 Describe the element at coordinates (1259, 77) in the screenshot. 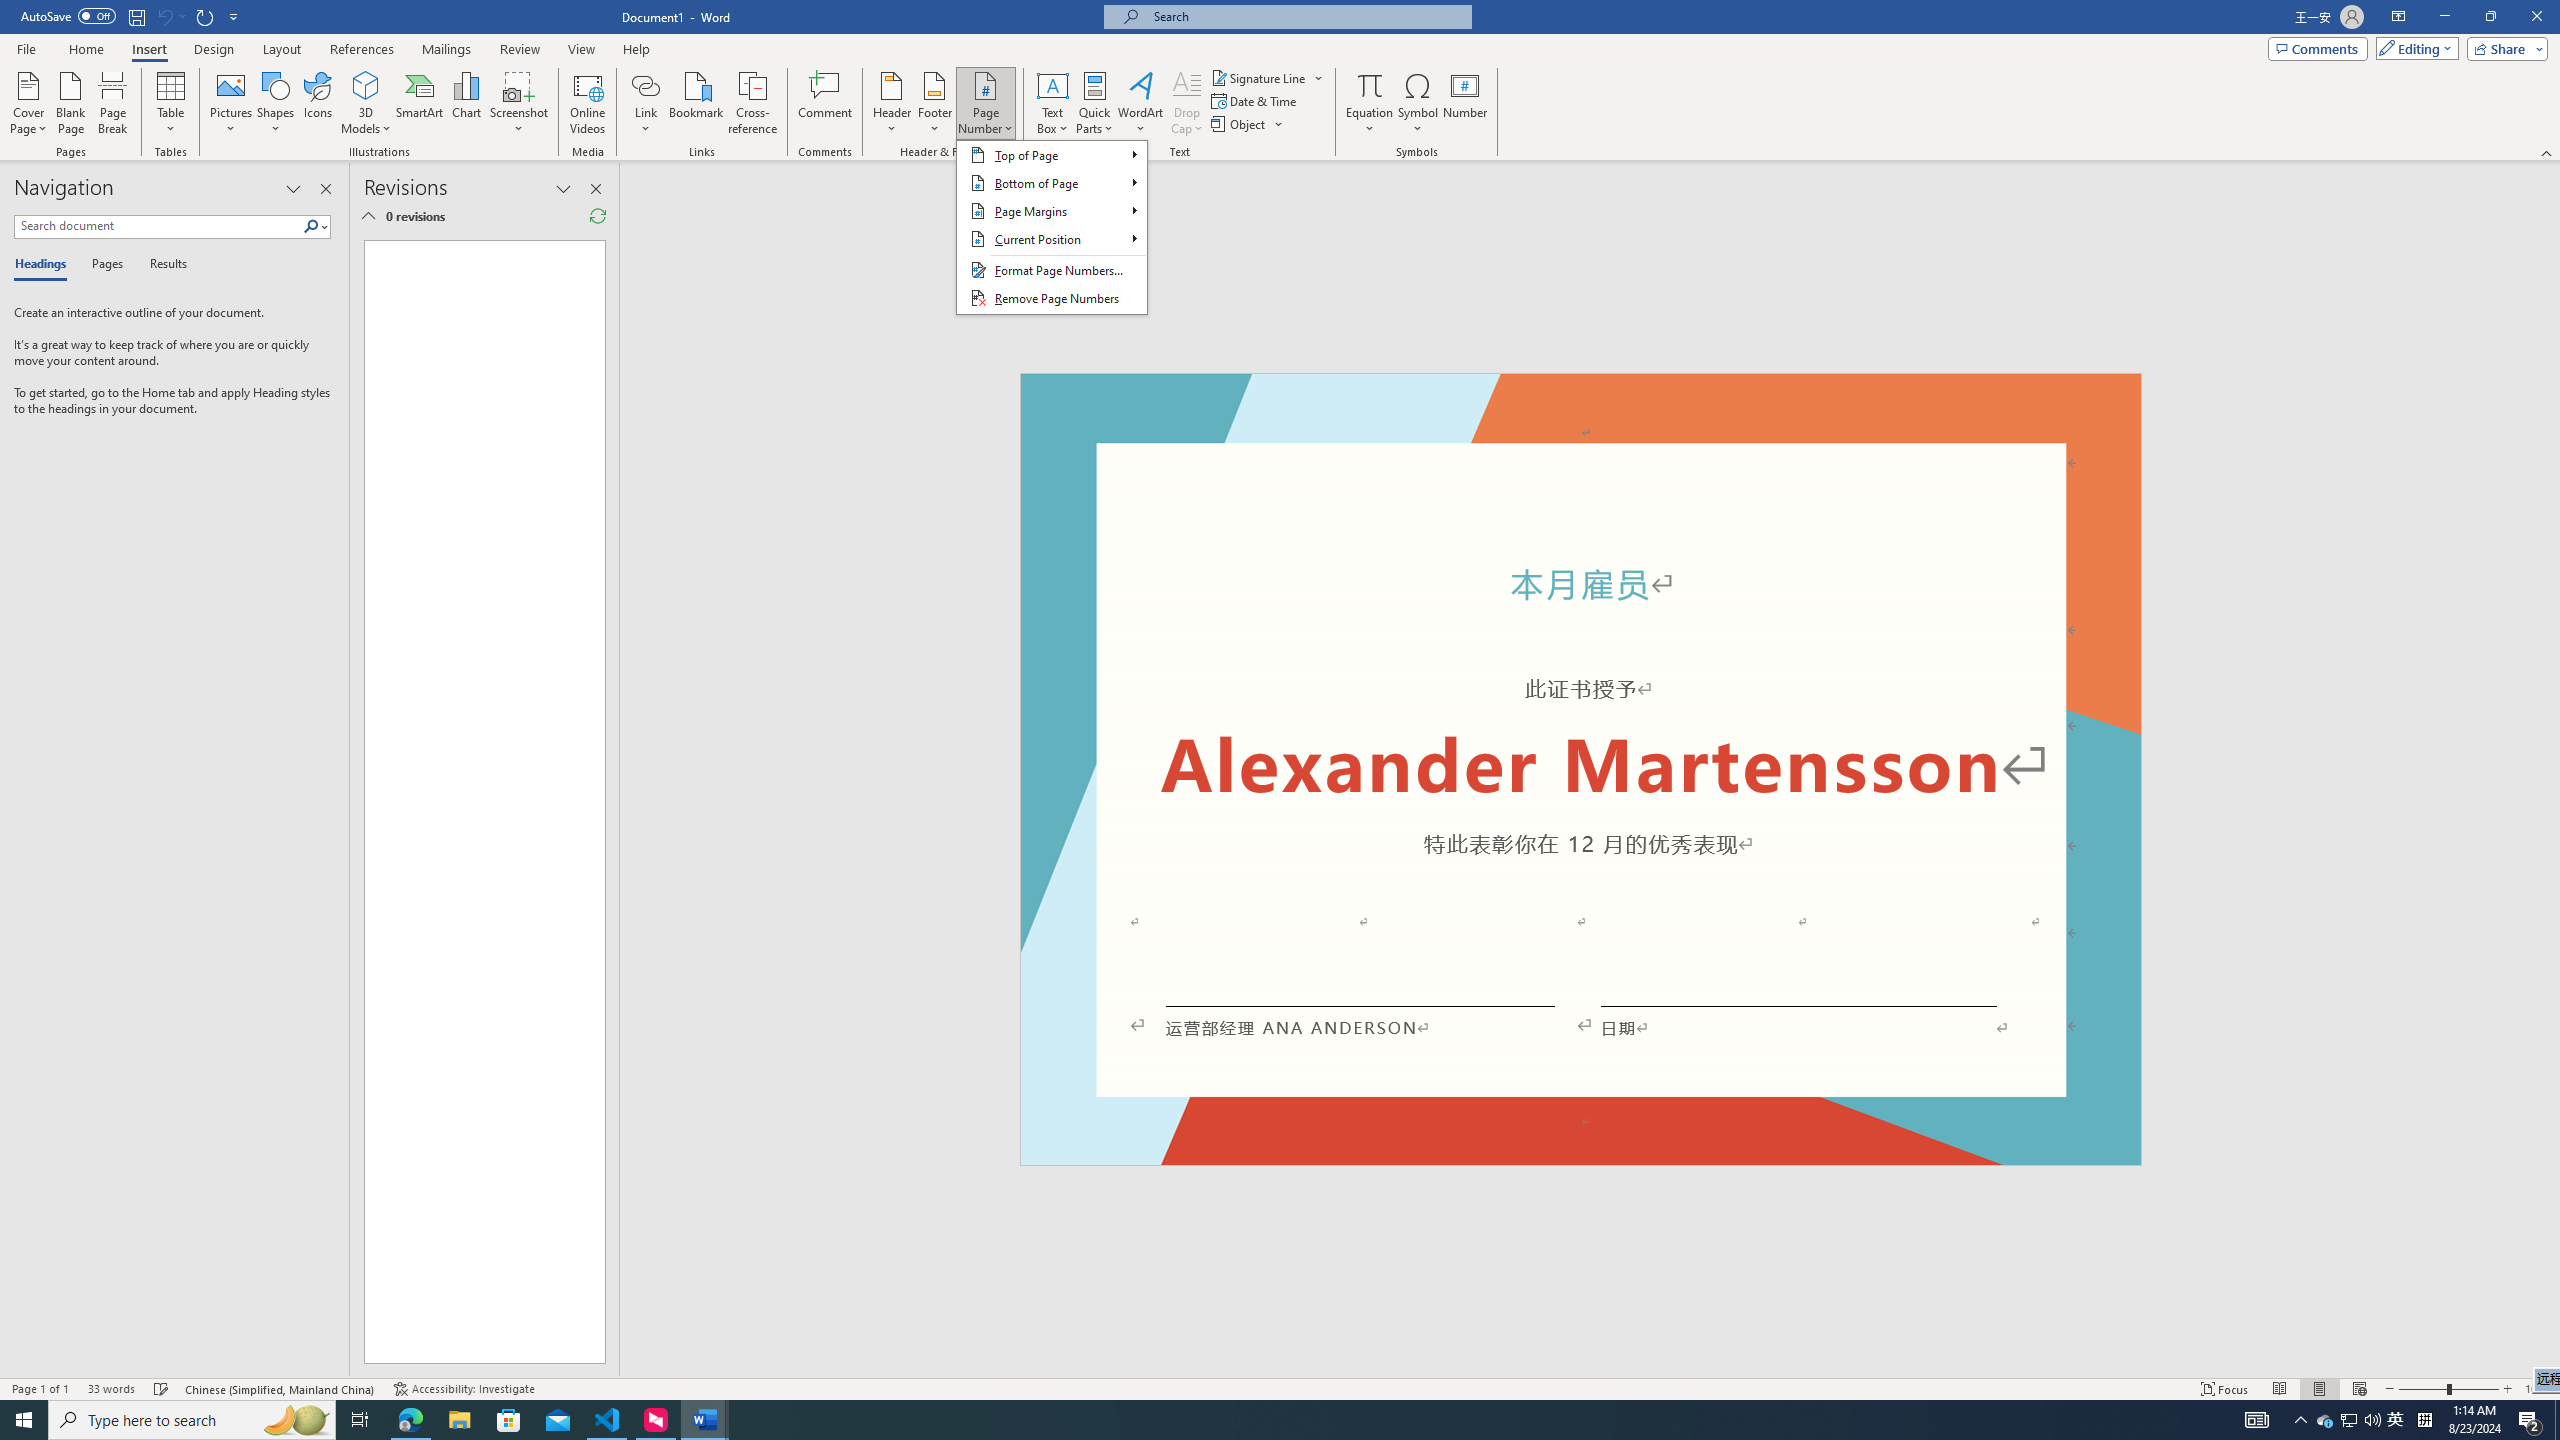

I see `'Signature Line'` at that location.